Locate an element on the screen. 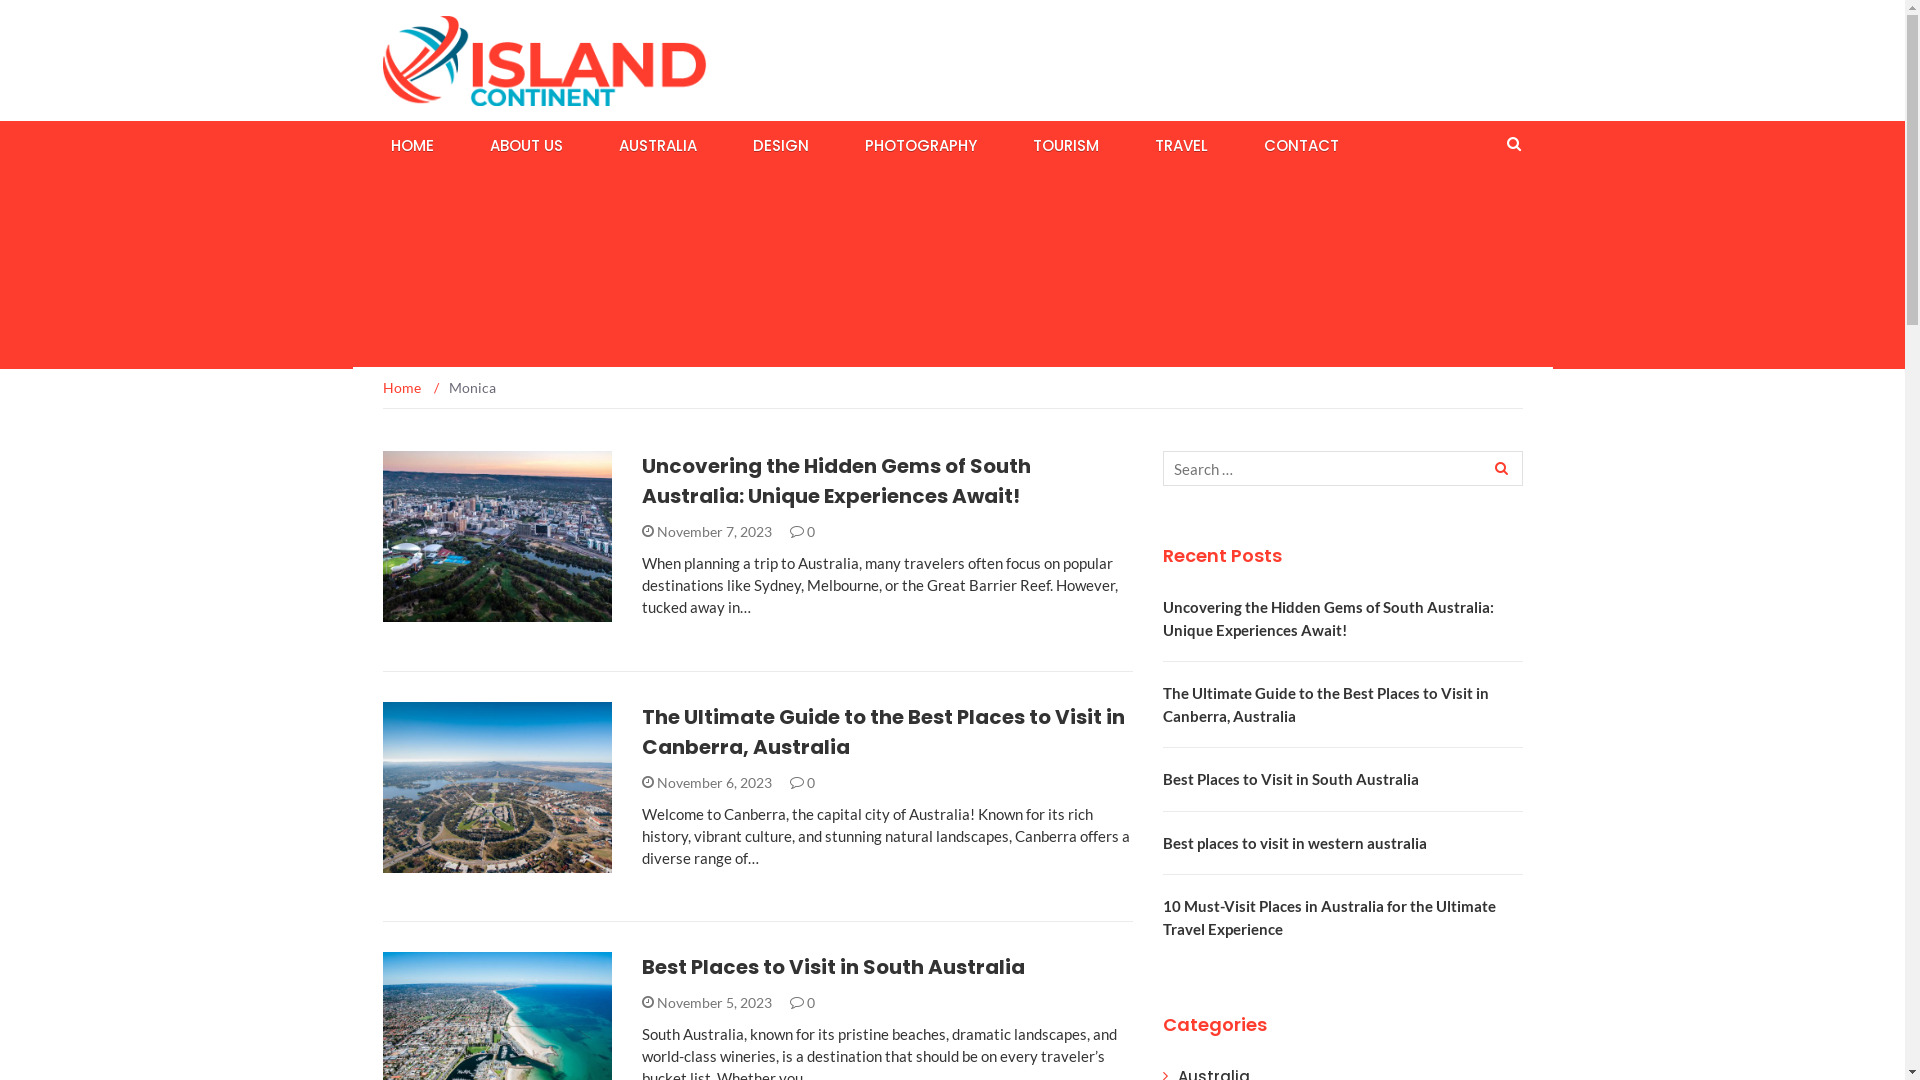 Image resolution: width=1920 pixels, height=1080 pixels. 'PHOTOGRAPHY' is located at coordinates (919, 143).